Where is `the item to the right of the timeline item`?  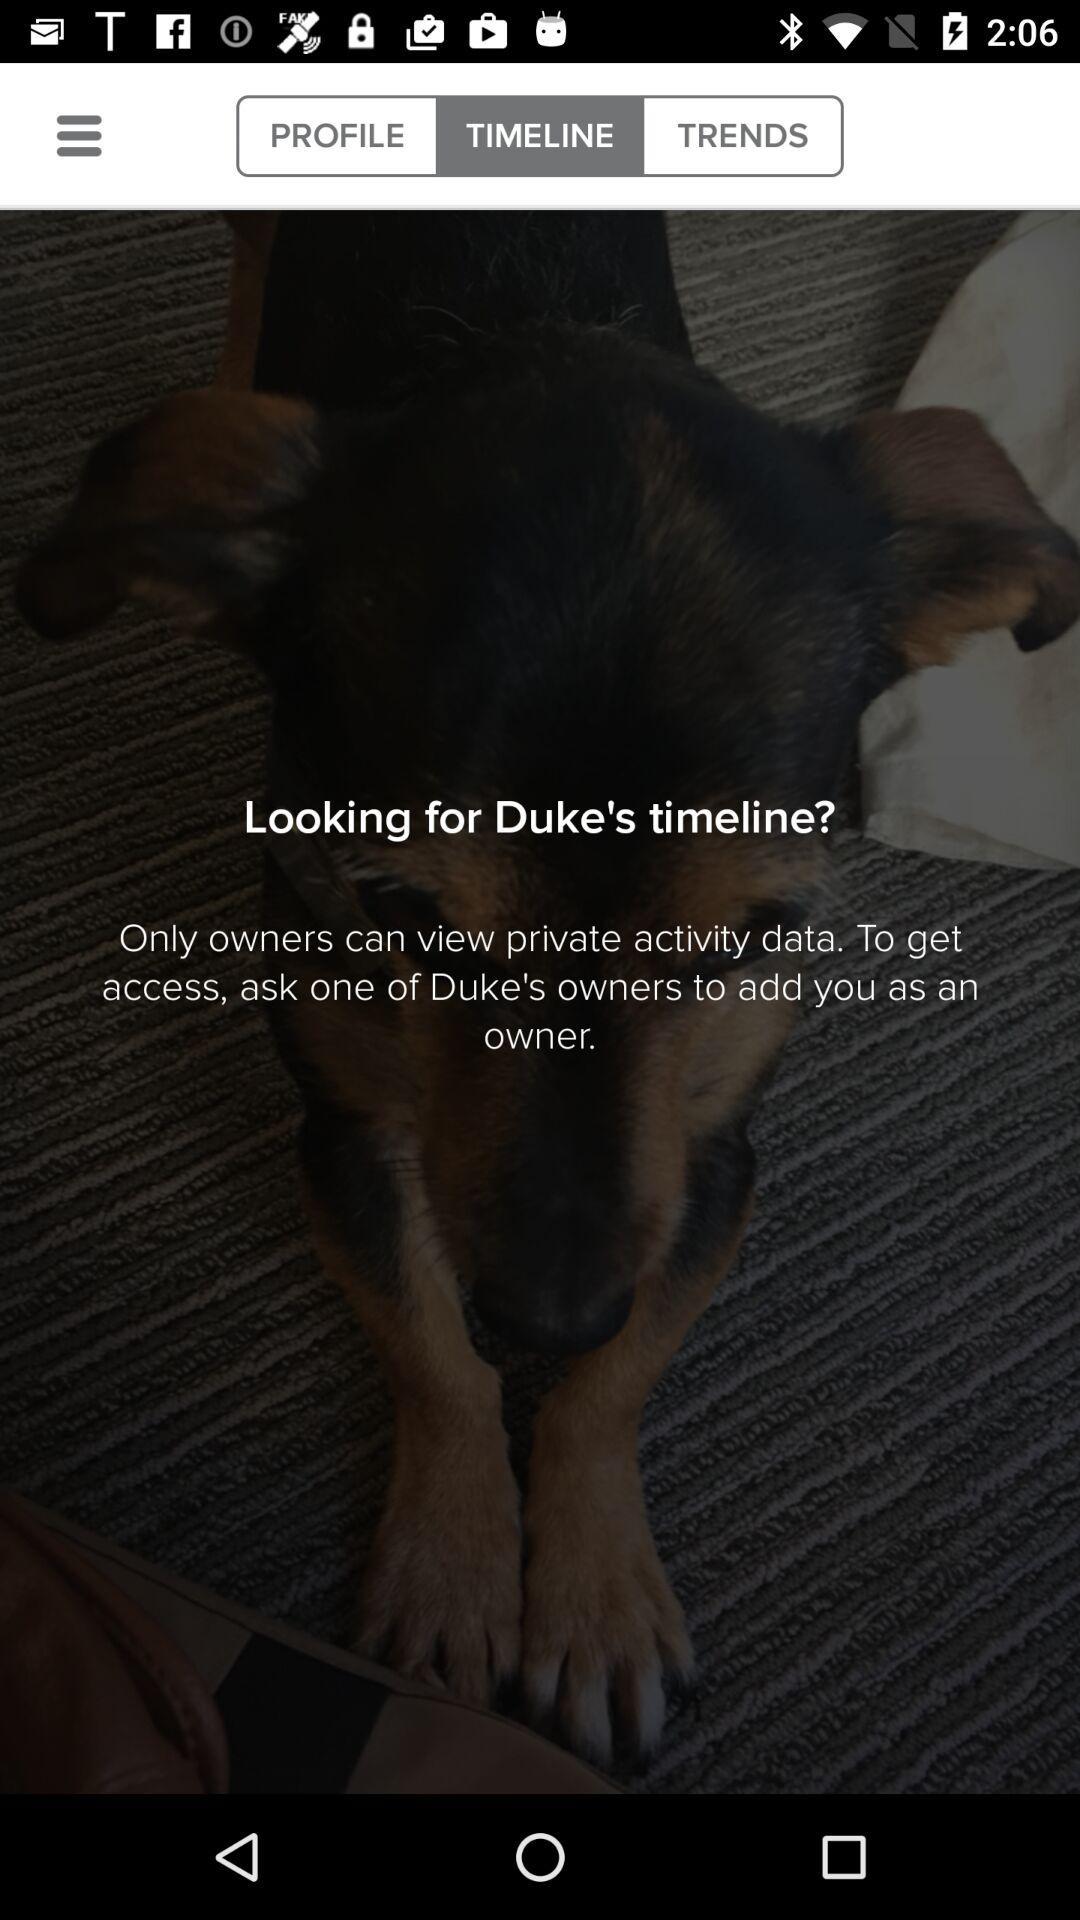
the item to the right of the timeline item is located at coordinates (742, 135).